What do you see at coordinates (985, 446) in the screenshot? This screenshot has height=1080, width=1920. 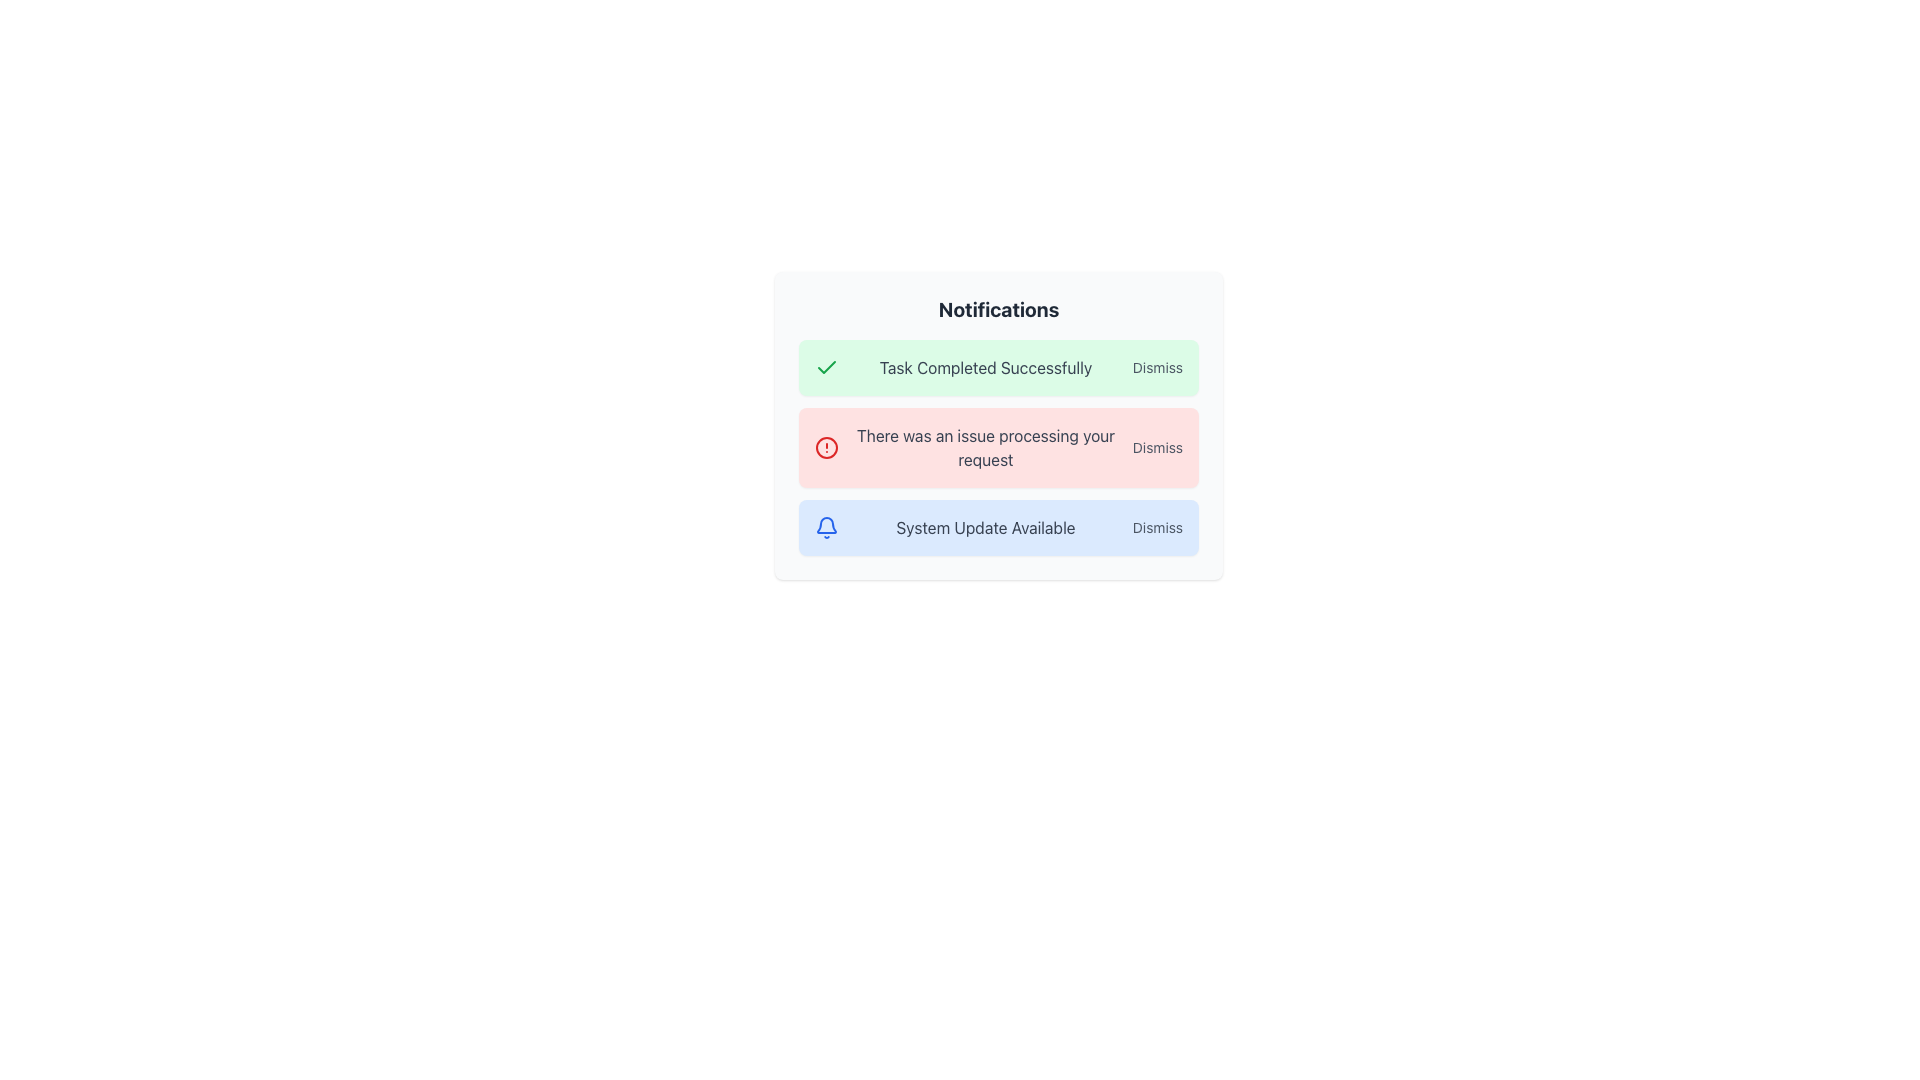 I see `the text label displaying the message 'There was an issue processing your request', which is located in the second notification row, indicating an alert or error` at bounding box center [985, 446].